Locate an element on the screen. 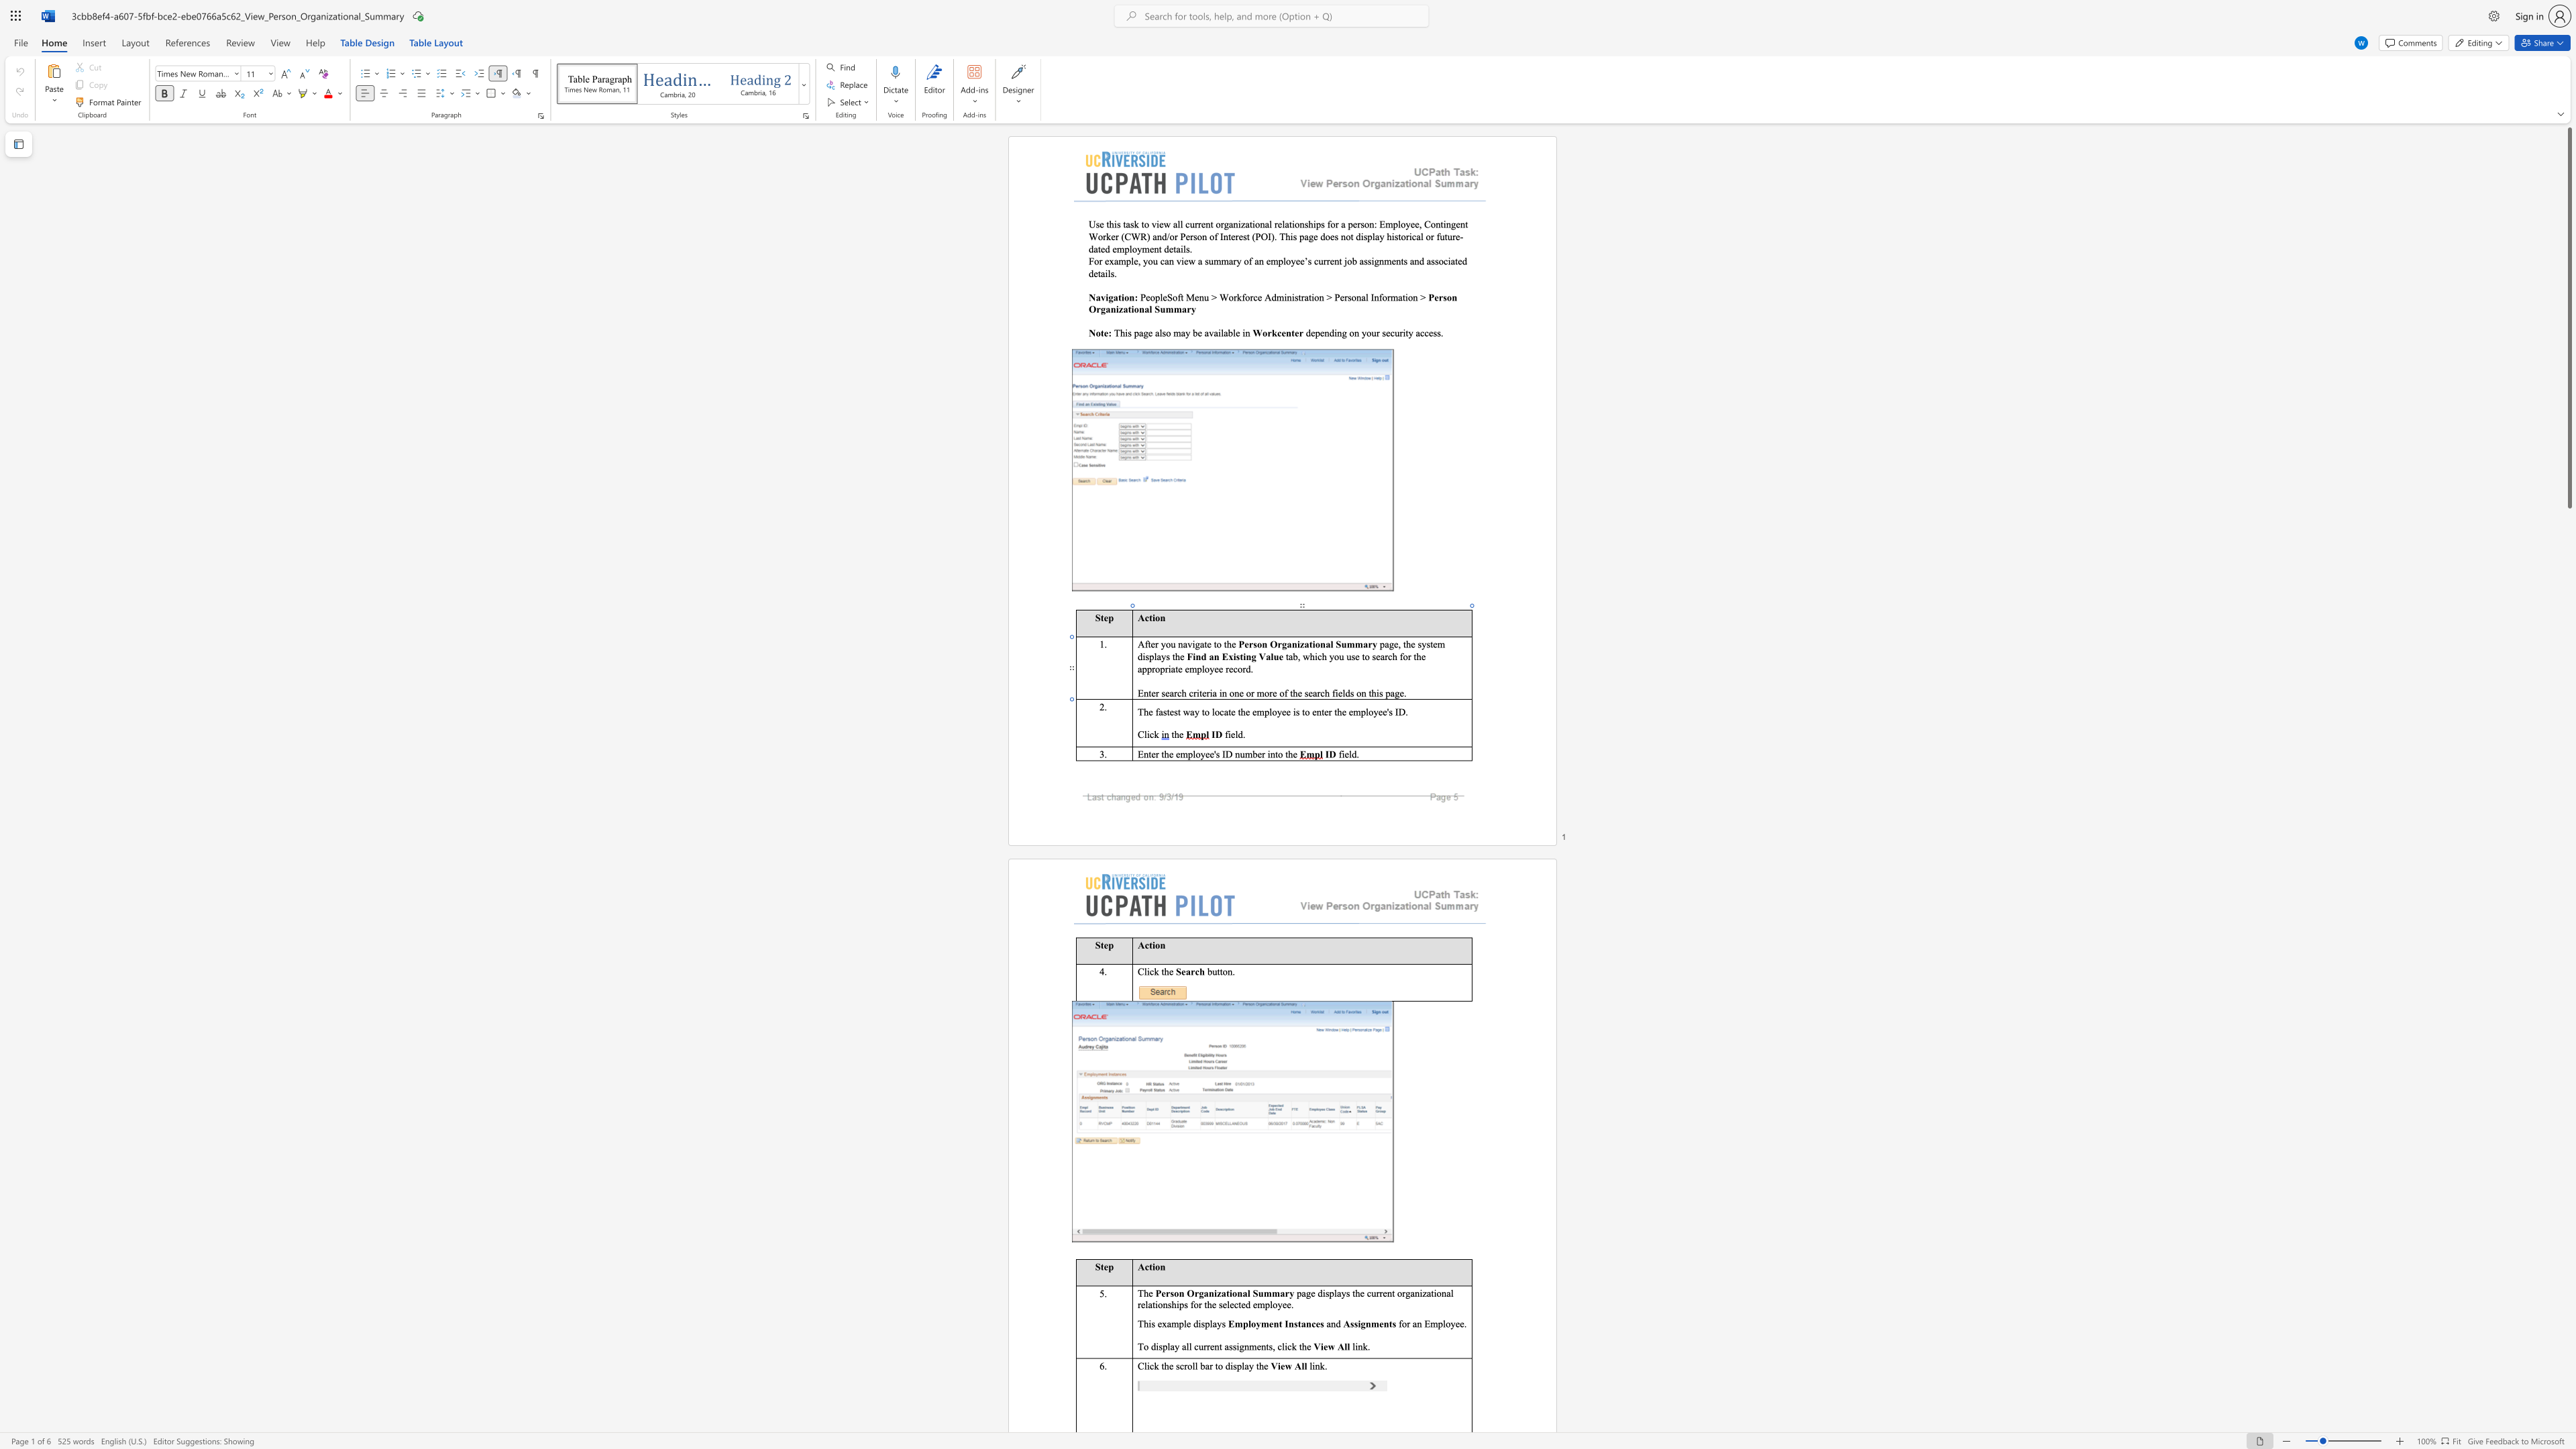 This screenshot has width=2576, height=1449. the space between the continuous character "e" and "e" in the text is located at coordinates (1285, 1305).